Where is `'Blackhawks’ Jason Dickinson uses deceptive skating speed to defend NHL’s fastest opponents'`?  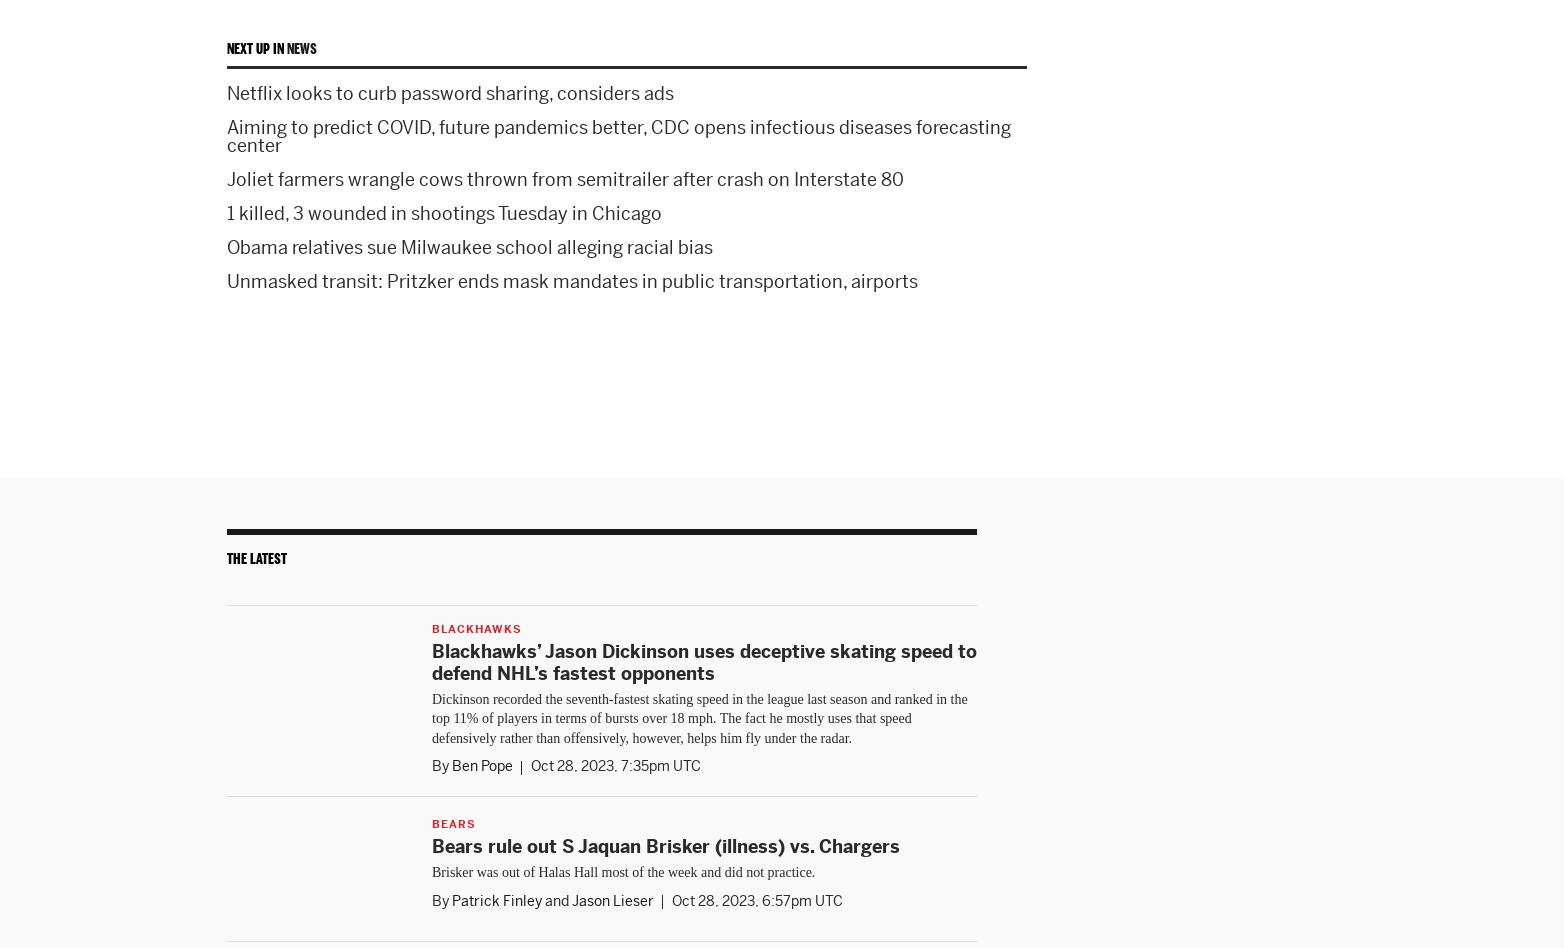
'Blackhawks’ Jason Dickinson uses deceptive skating speed to defend NHL’s fastest opponents' is located at coordinates (703, 660).